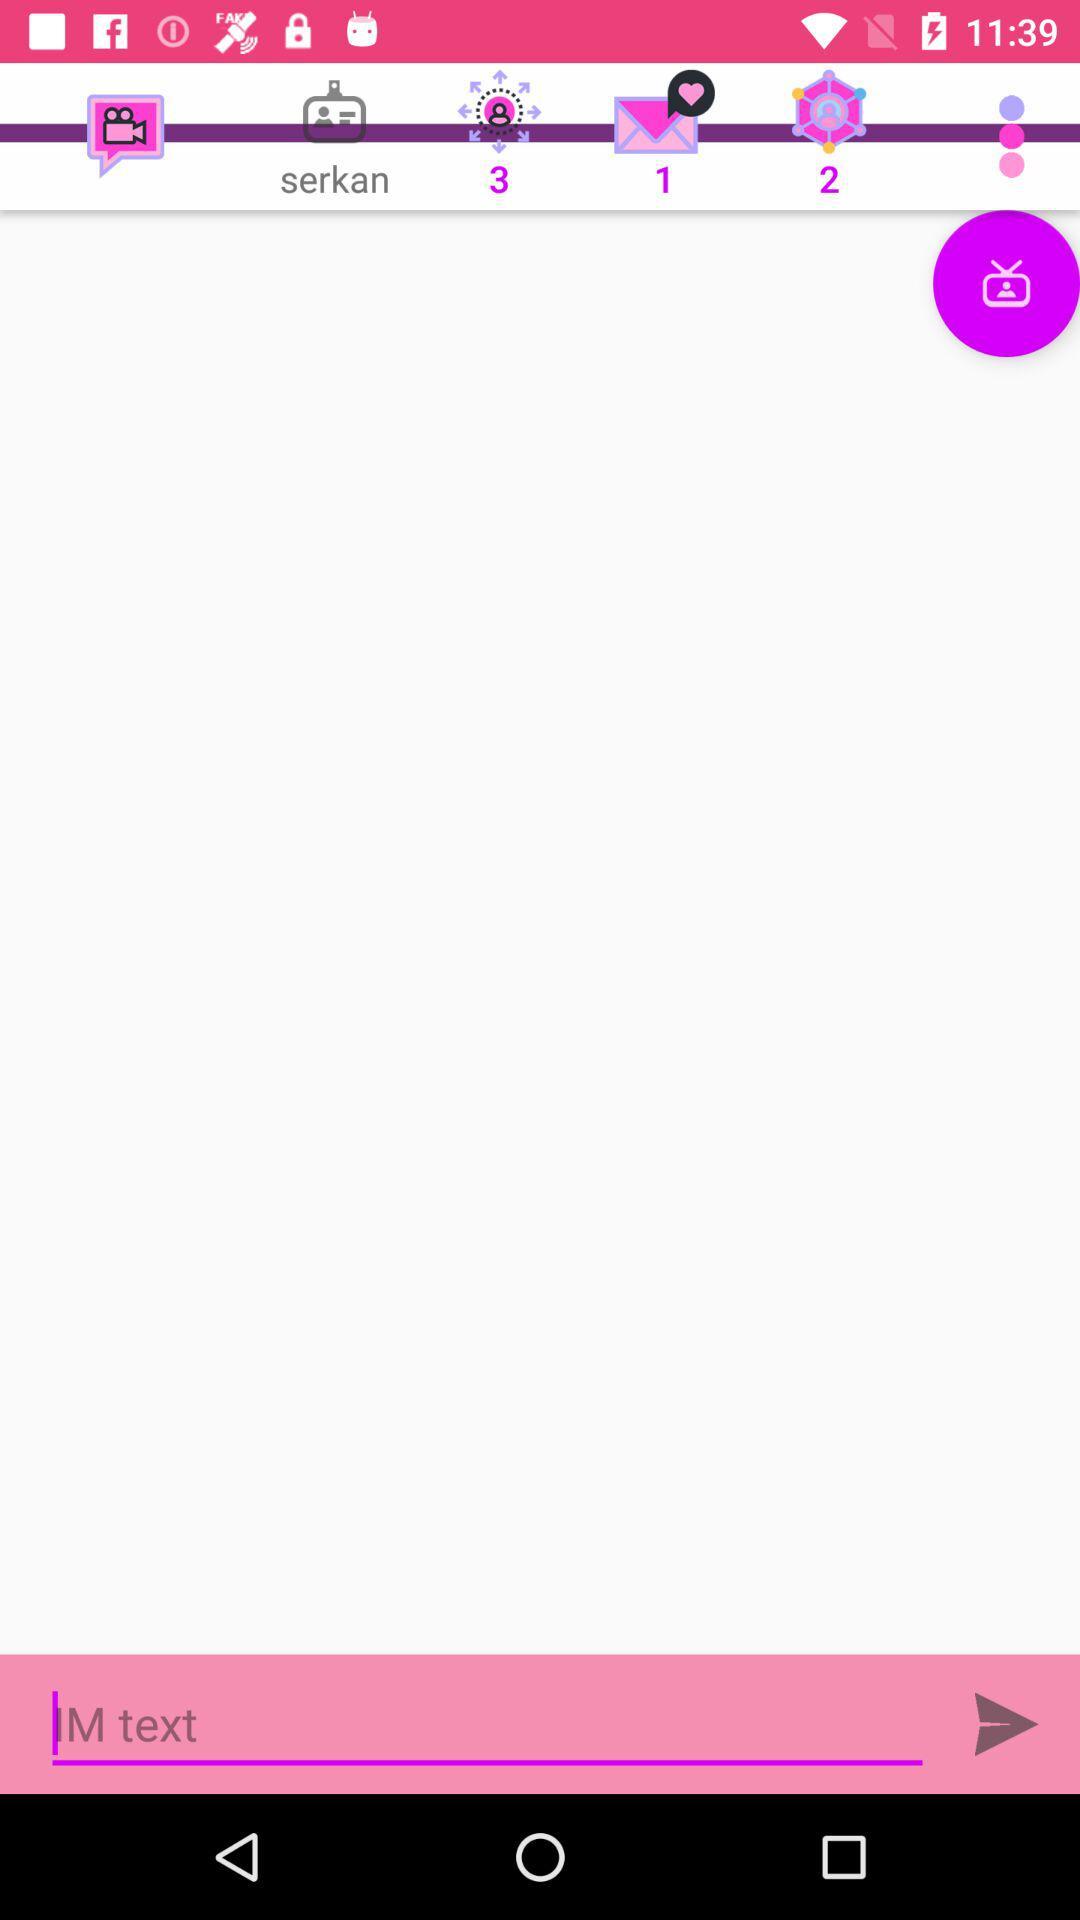 Image resolution: width=1080 pixels, height=1920 pixels. Describe the element at coordinates (540, 931) in the screenshot. I see `description` at that location.